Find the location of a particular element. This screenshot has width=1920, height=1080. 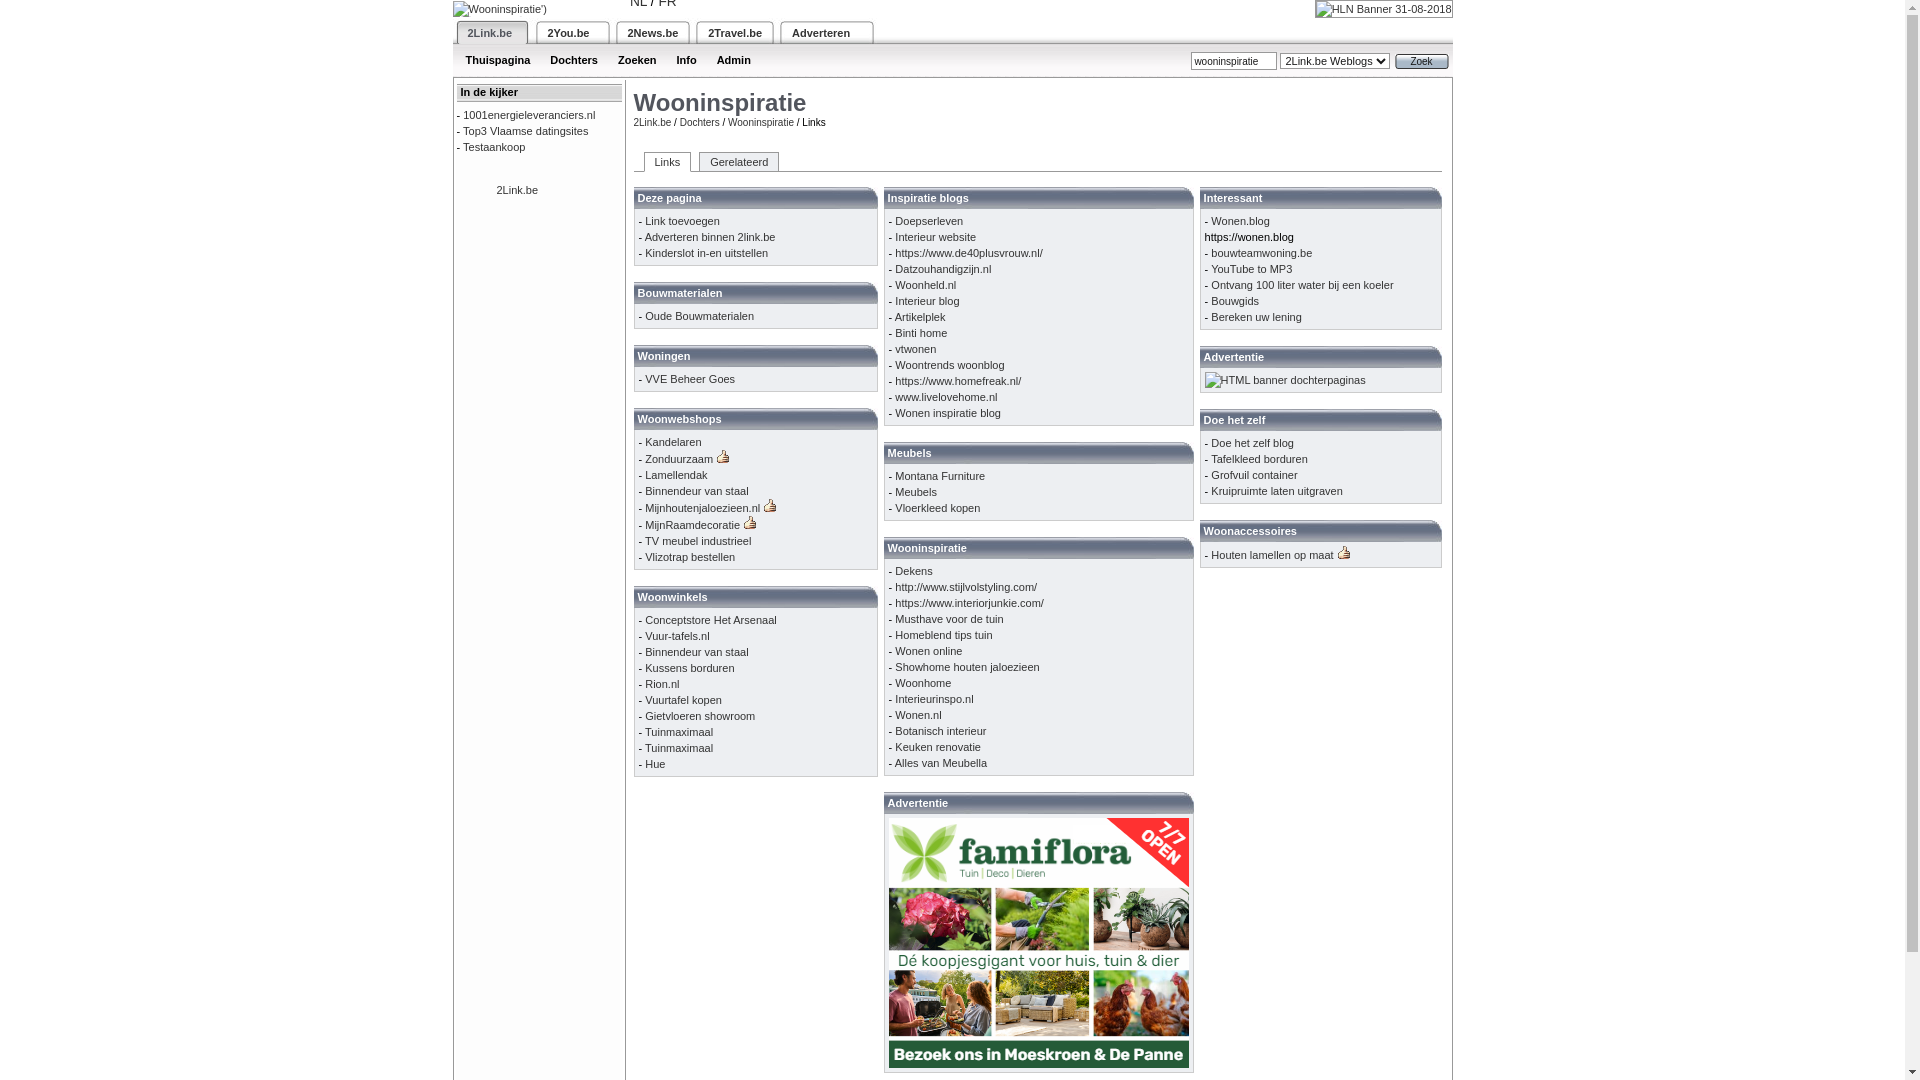

'Bouwgids' is located at coordinates (1233, 300).